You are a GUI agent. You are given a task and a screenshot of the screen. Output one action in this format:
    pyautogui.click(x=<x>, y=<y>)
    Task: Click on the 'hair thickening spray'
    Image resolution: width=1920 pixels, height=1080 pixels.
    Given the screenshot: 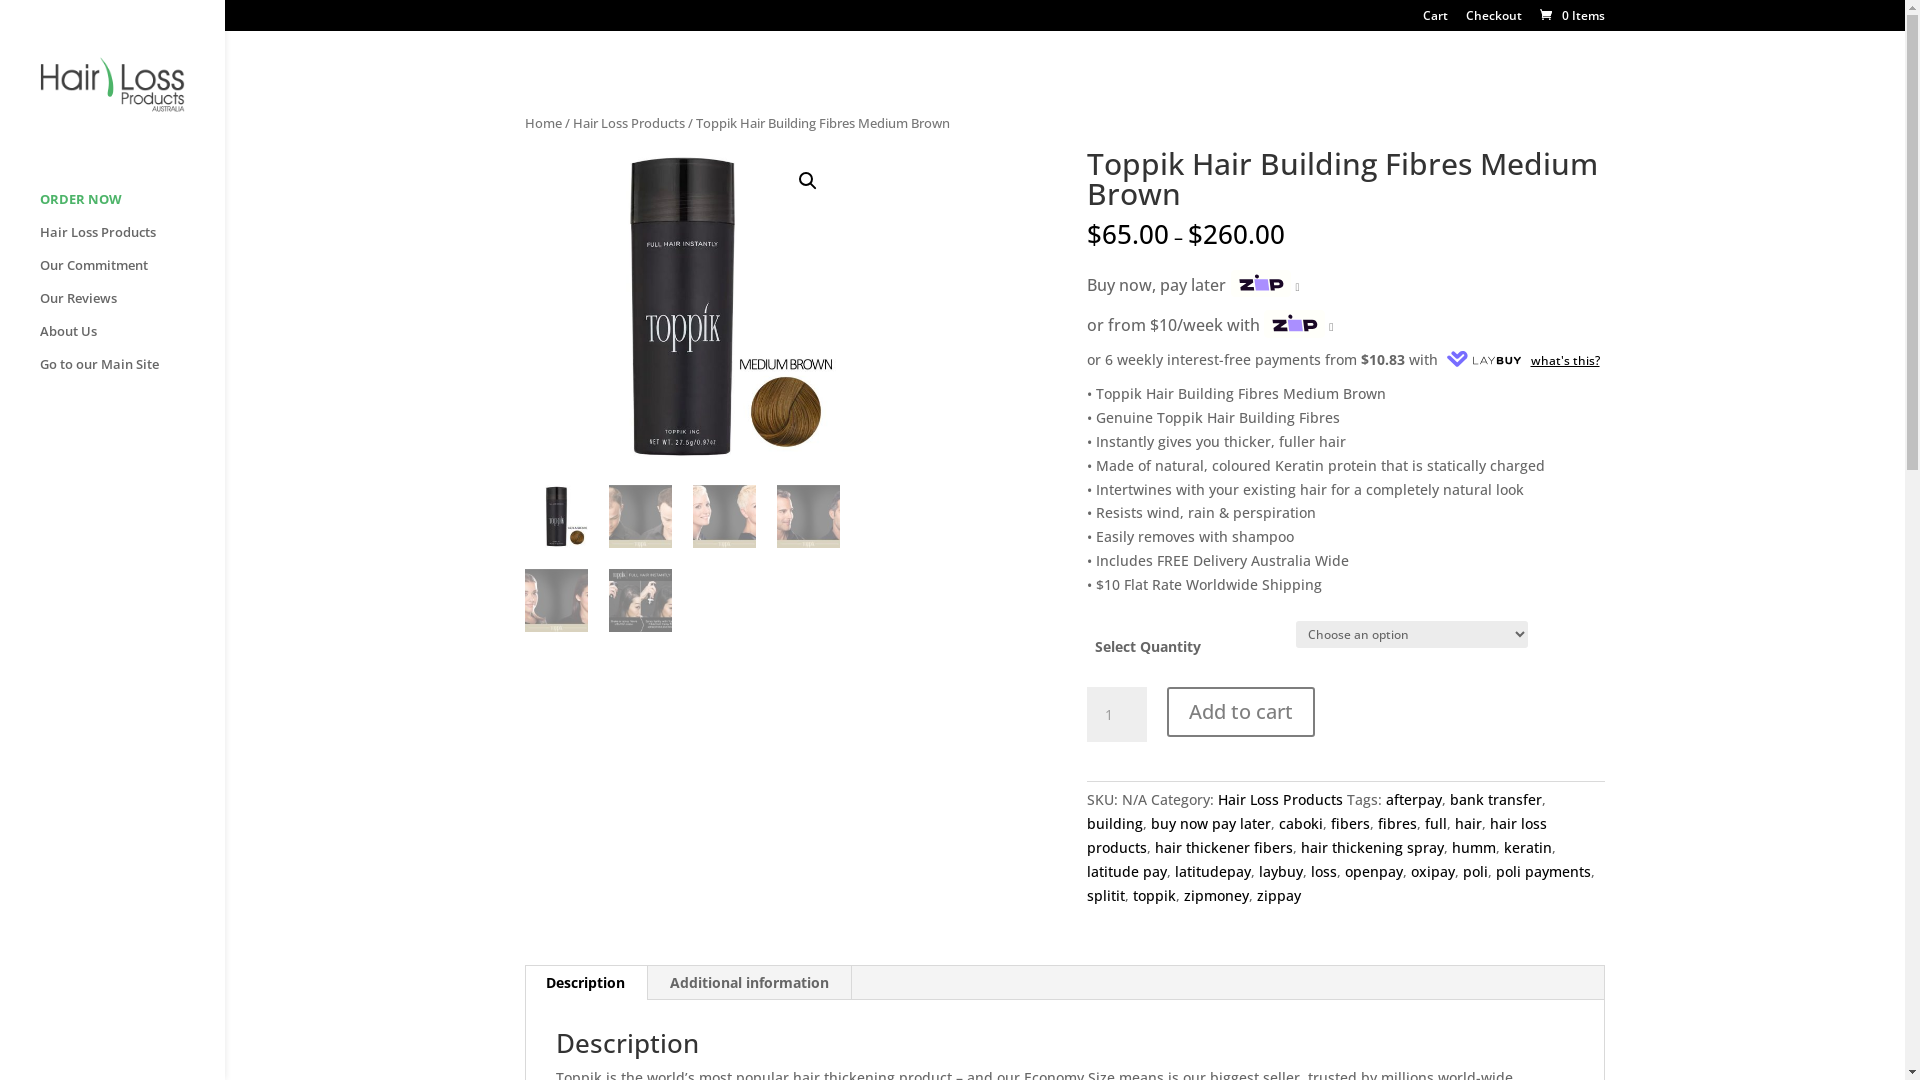 What is the action you would take?
    pyautogui.click(x=1371, y=847)
    